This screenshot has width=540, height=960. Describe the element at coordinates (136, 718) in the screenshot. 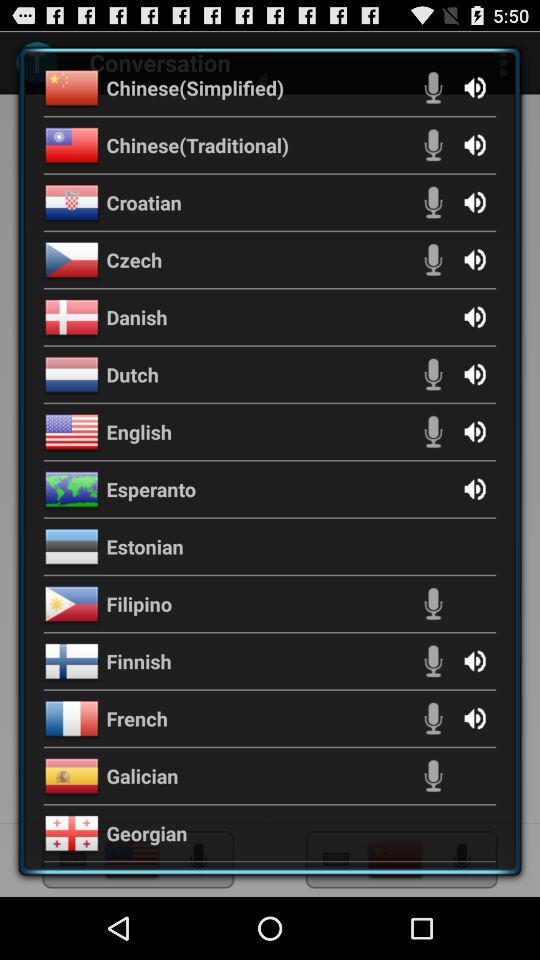

I see `the item below finnish item` at that location.